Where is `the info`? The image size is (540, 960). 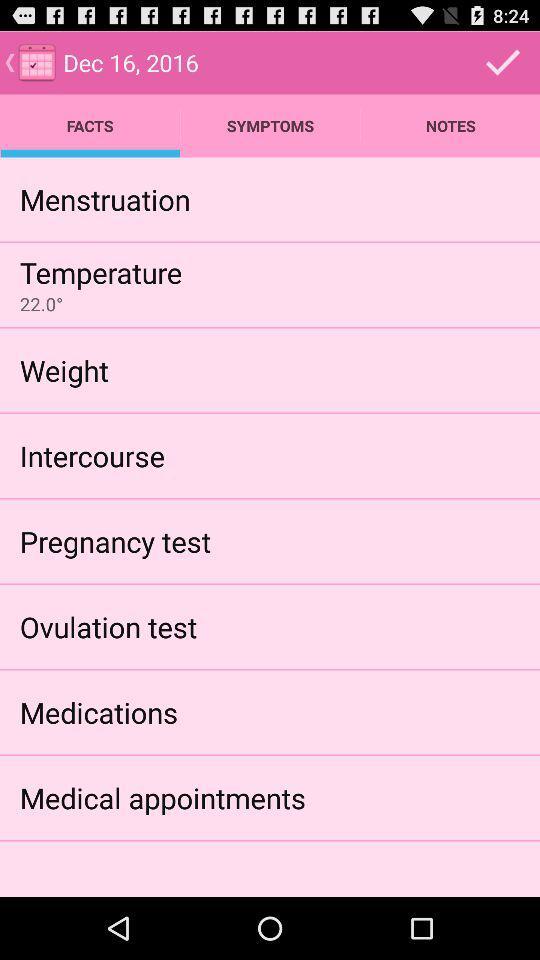
the info is located at coordinates (502, 62).